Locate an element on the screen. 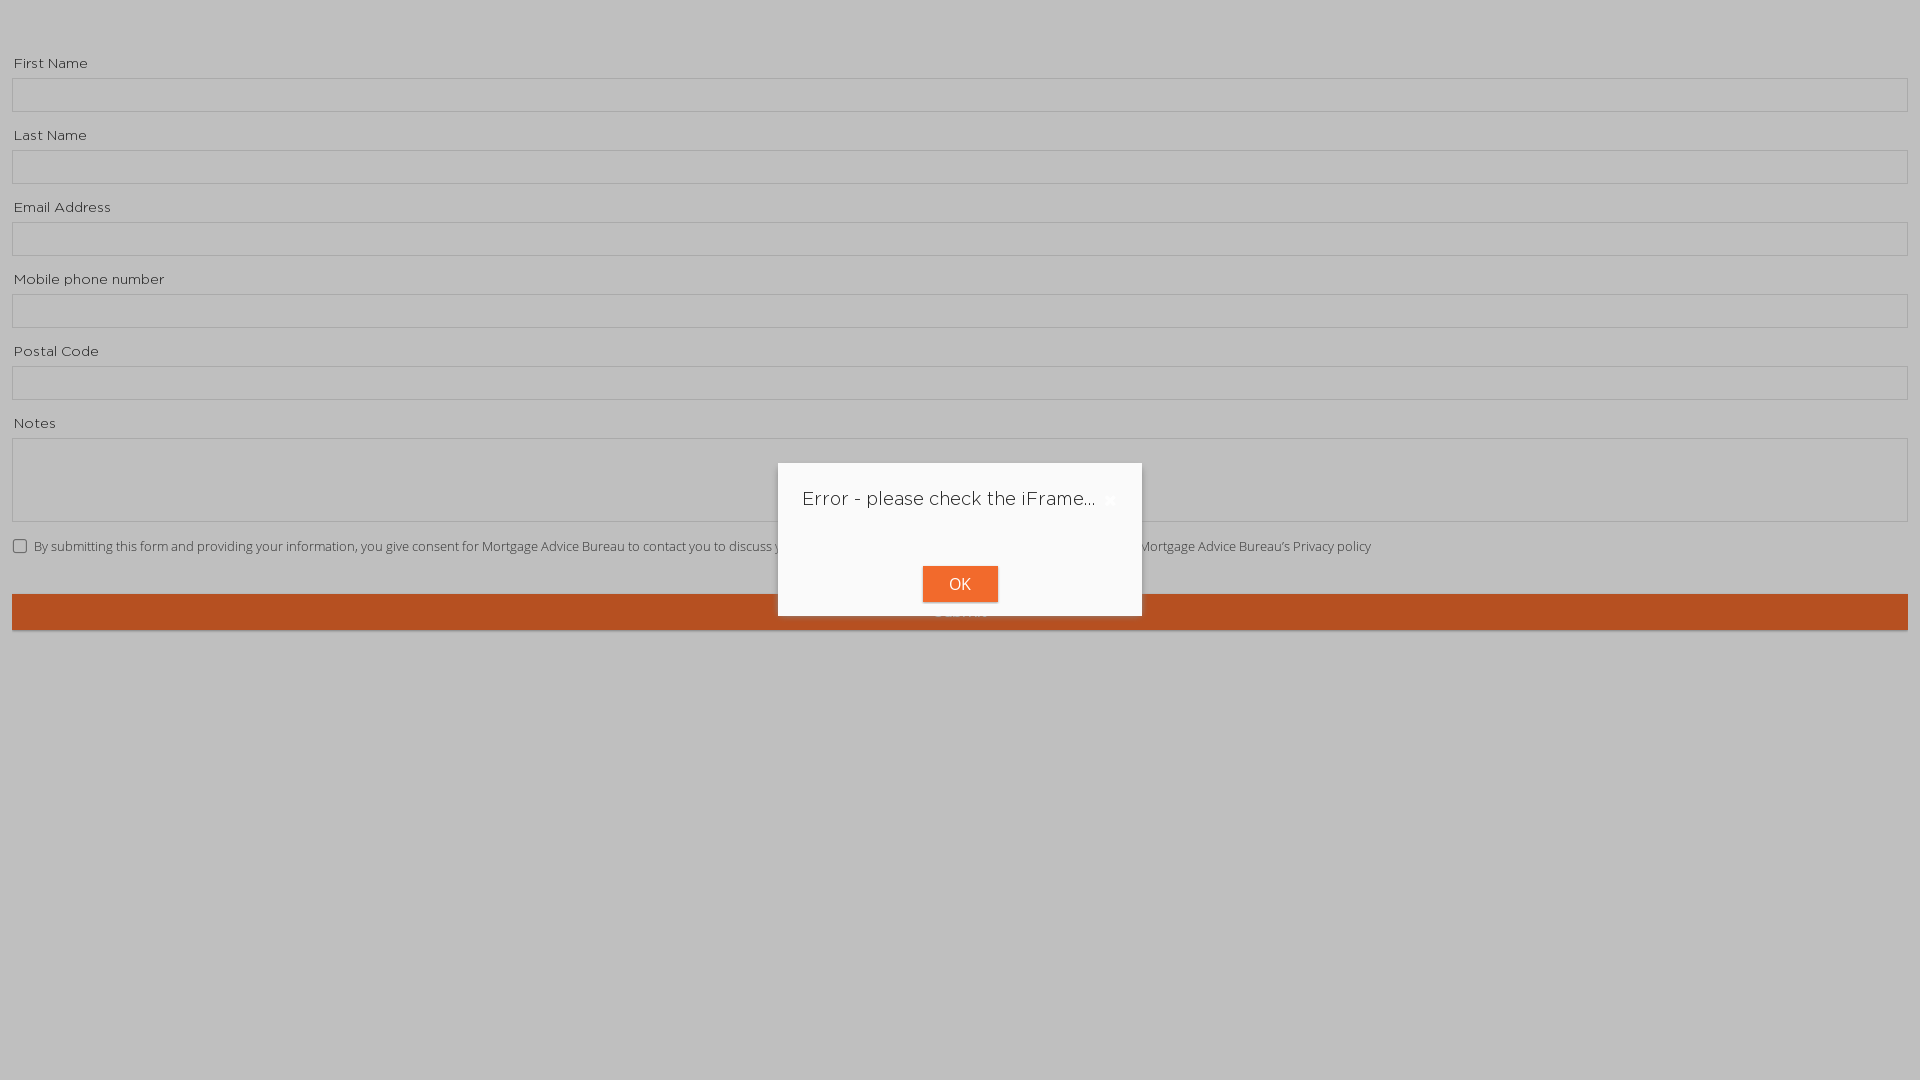  'OK' is located at coordinates (958, 583).